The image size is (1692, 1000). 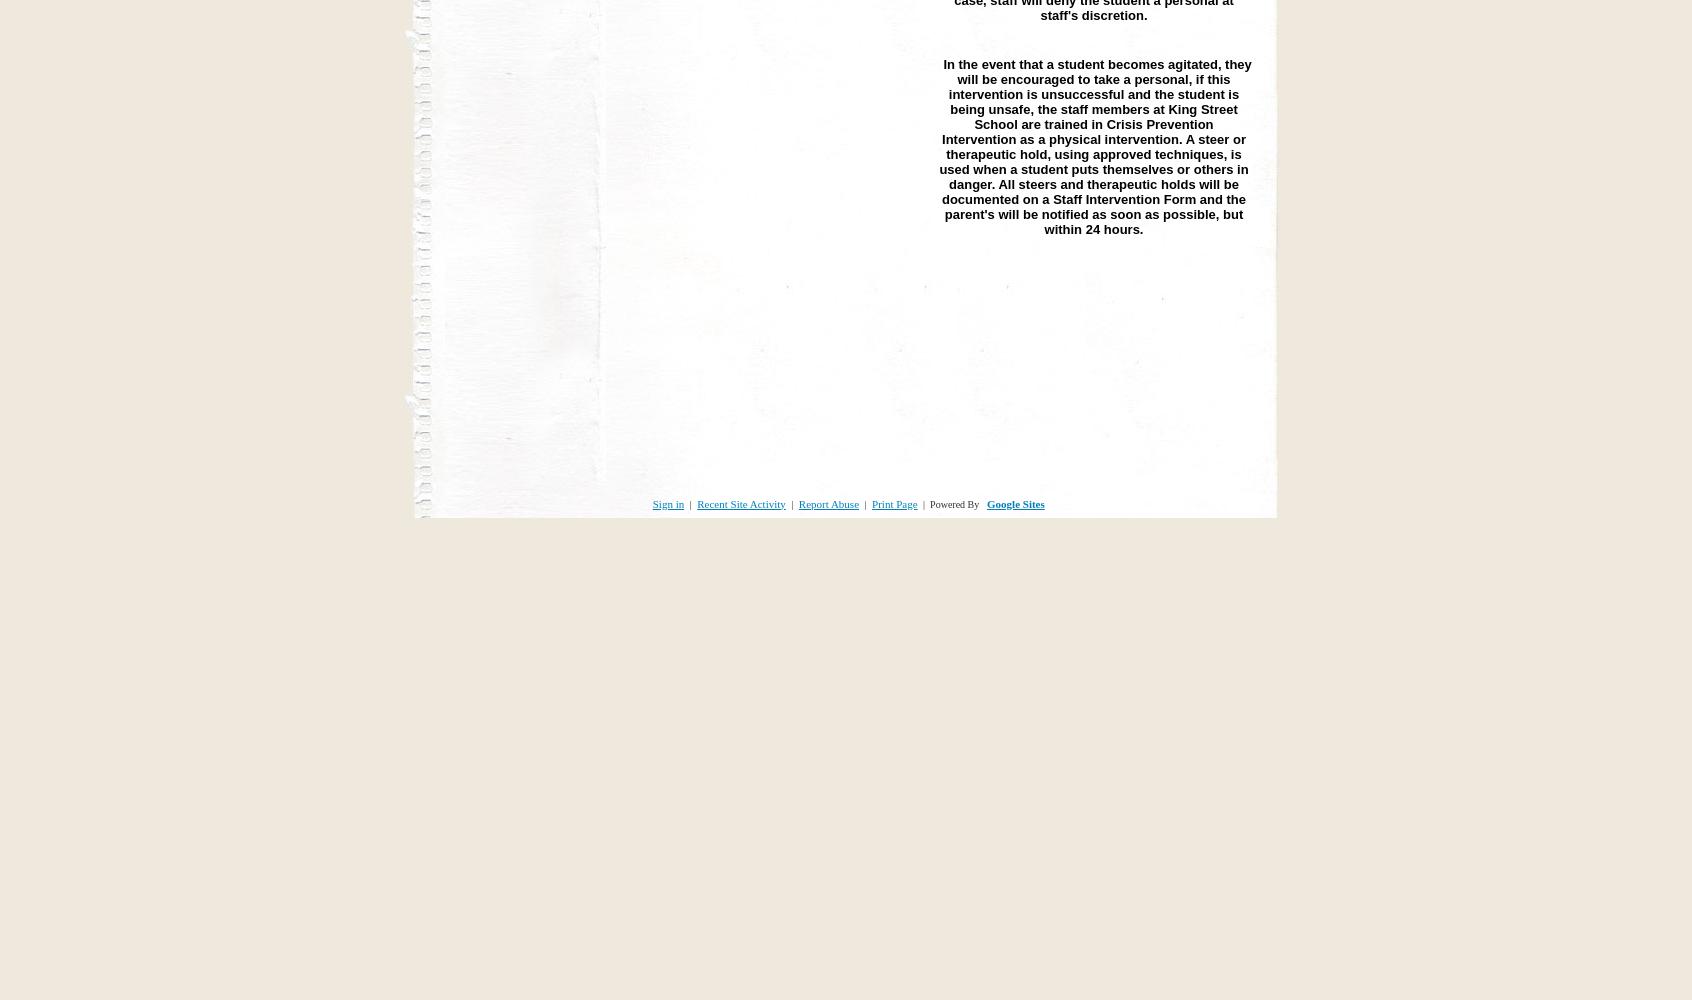 What do you see at coordinates (668, 503) in the screenshot?
I see `'Sign in'` at bounding box center [668, 503].